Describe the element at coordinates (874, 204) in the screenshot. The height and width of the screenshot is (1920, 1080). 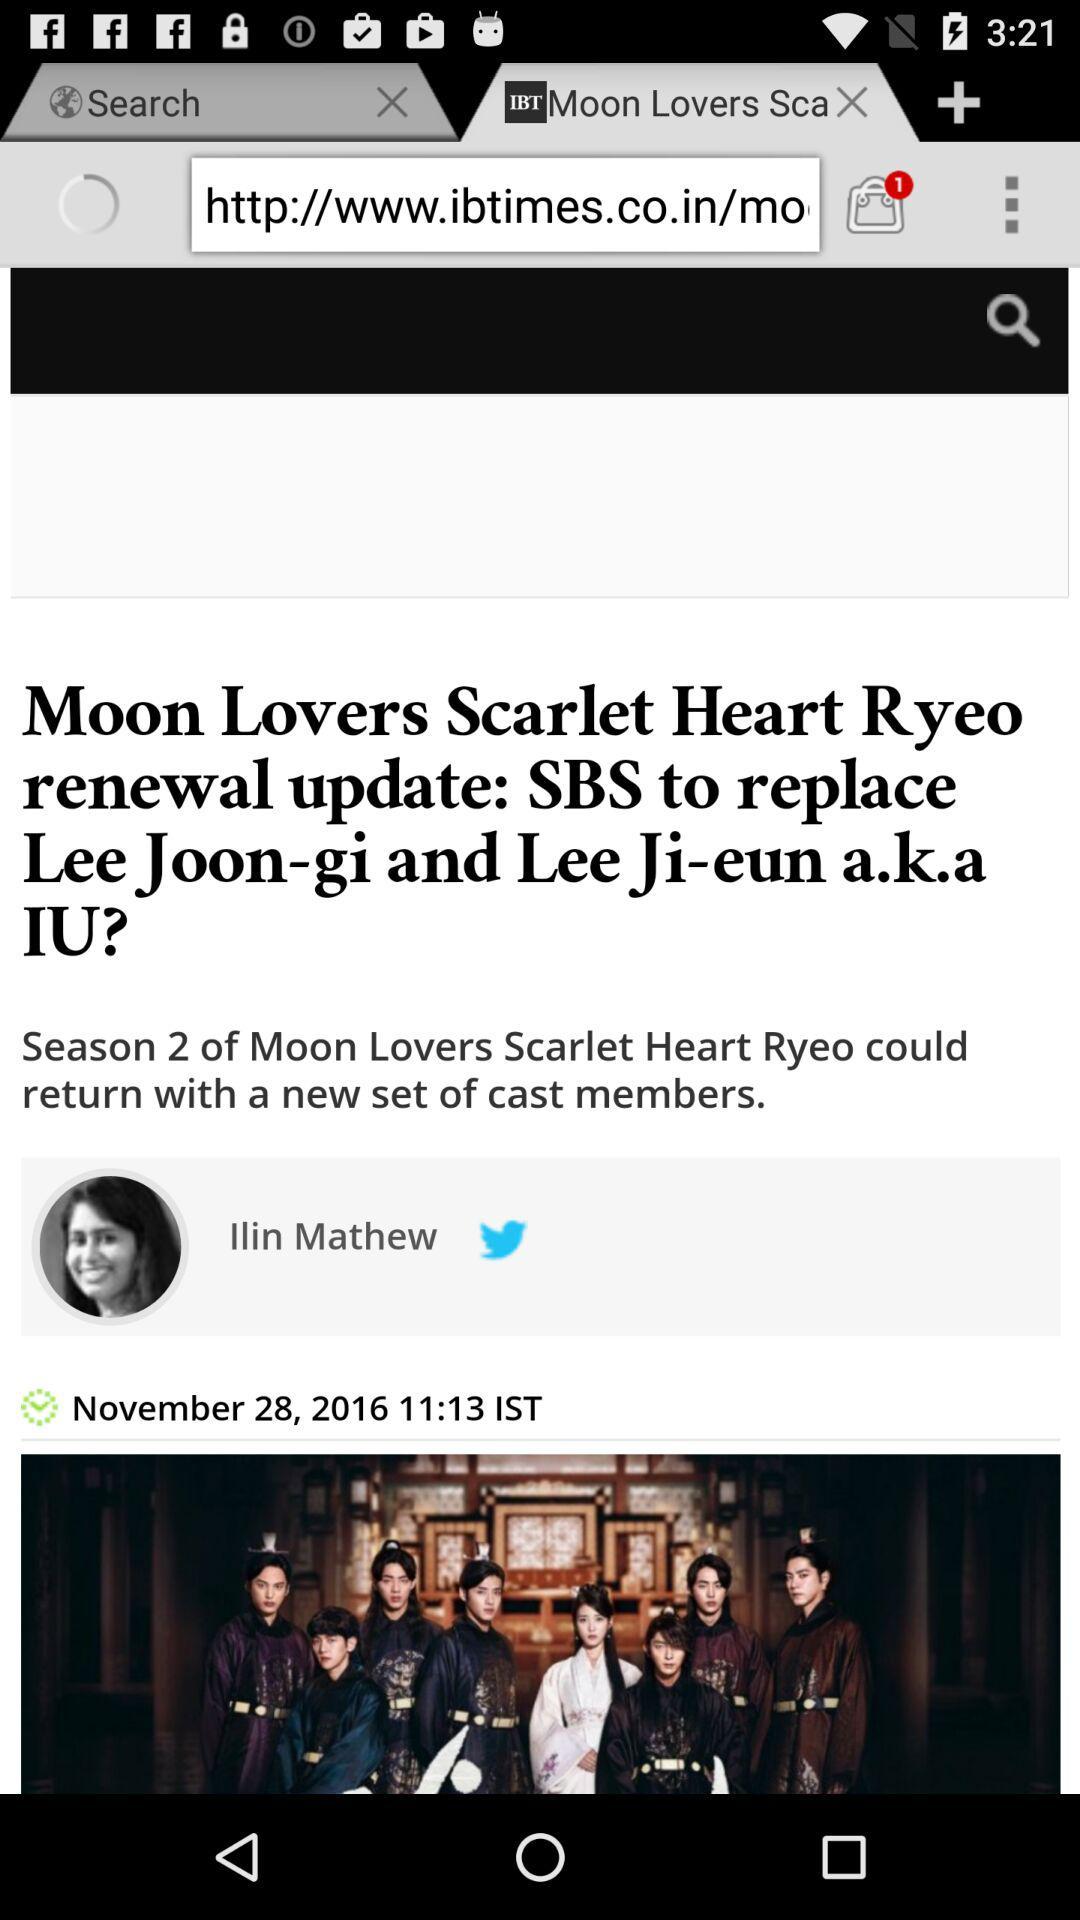
I see `cart` at that location.